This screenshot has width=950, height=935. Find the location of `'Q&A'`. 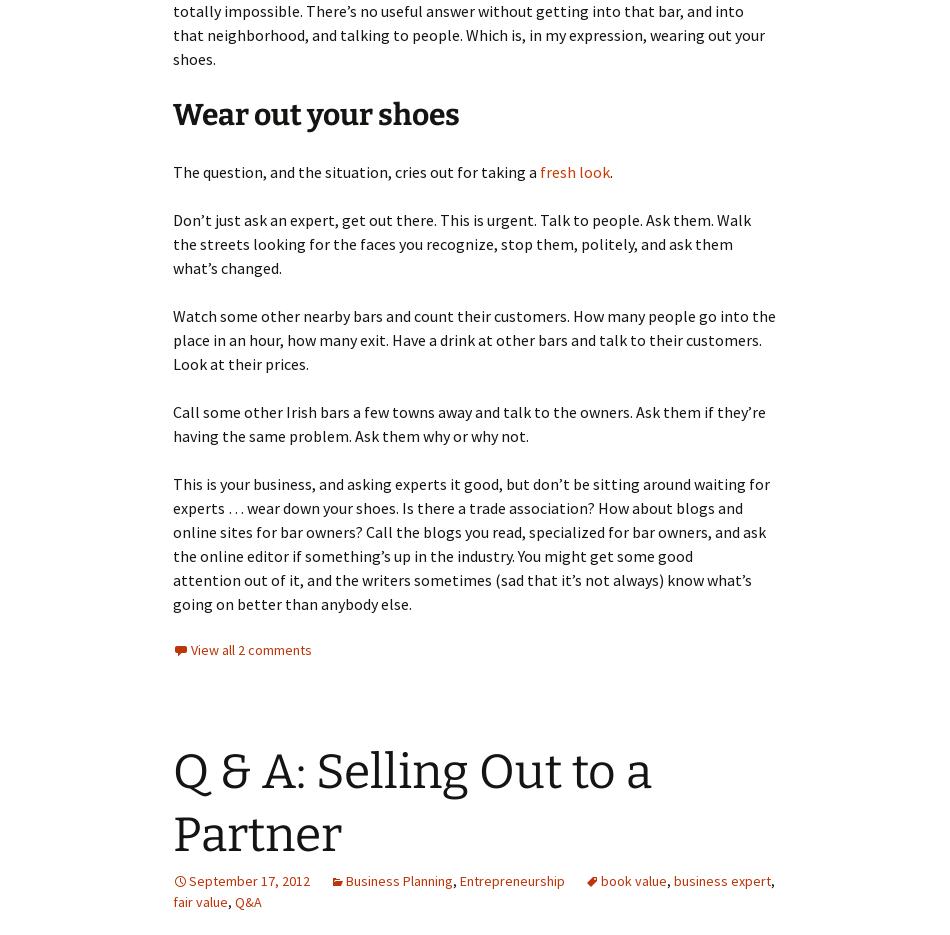

'Q&A' is located at coordinates (247, 900).